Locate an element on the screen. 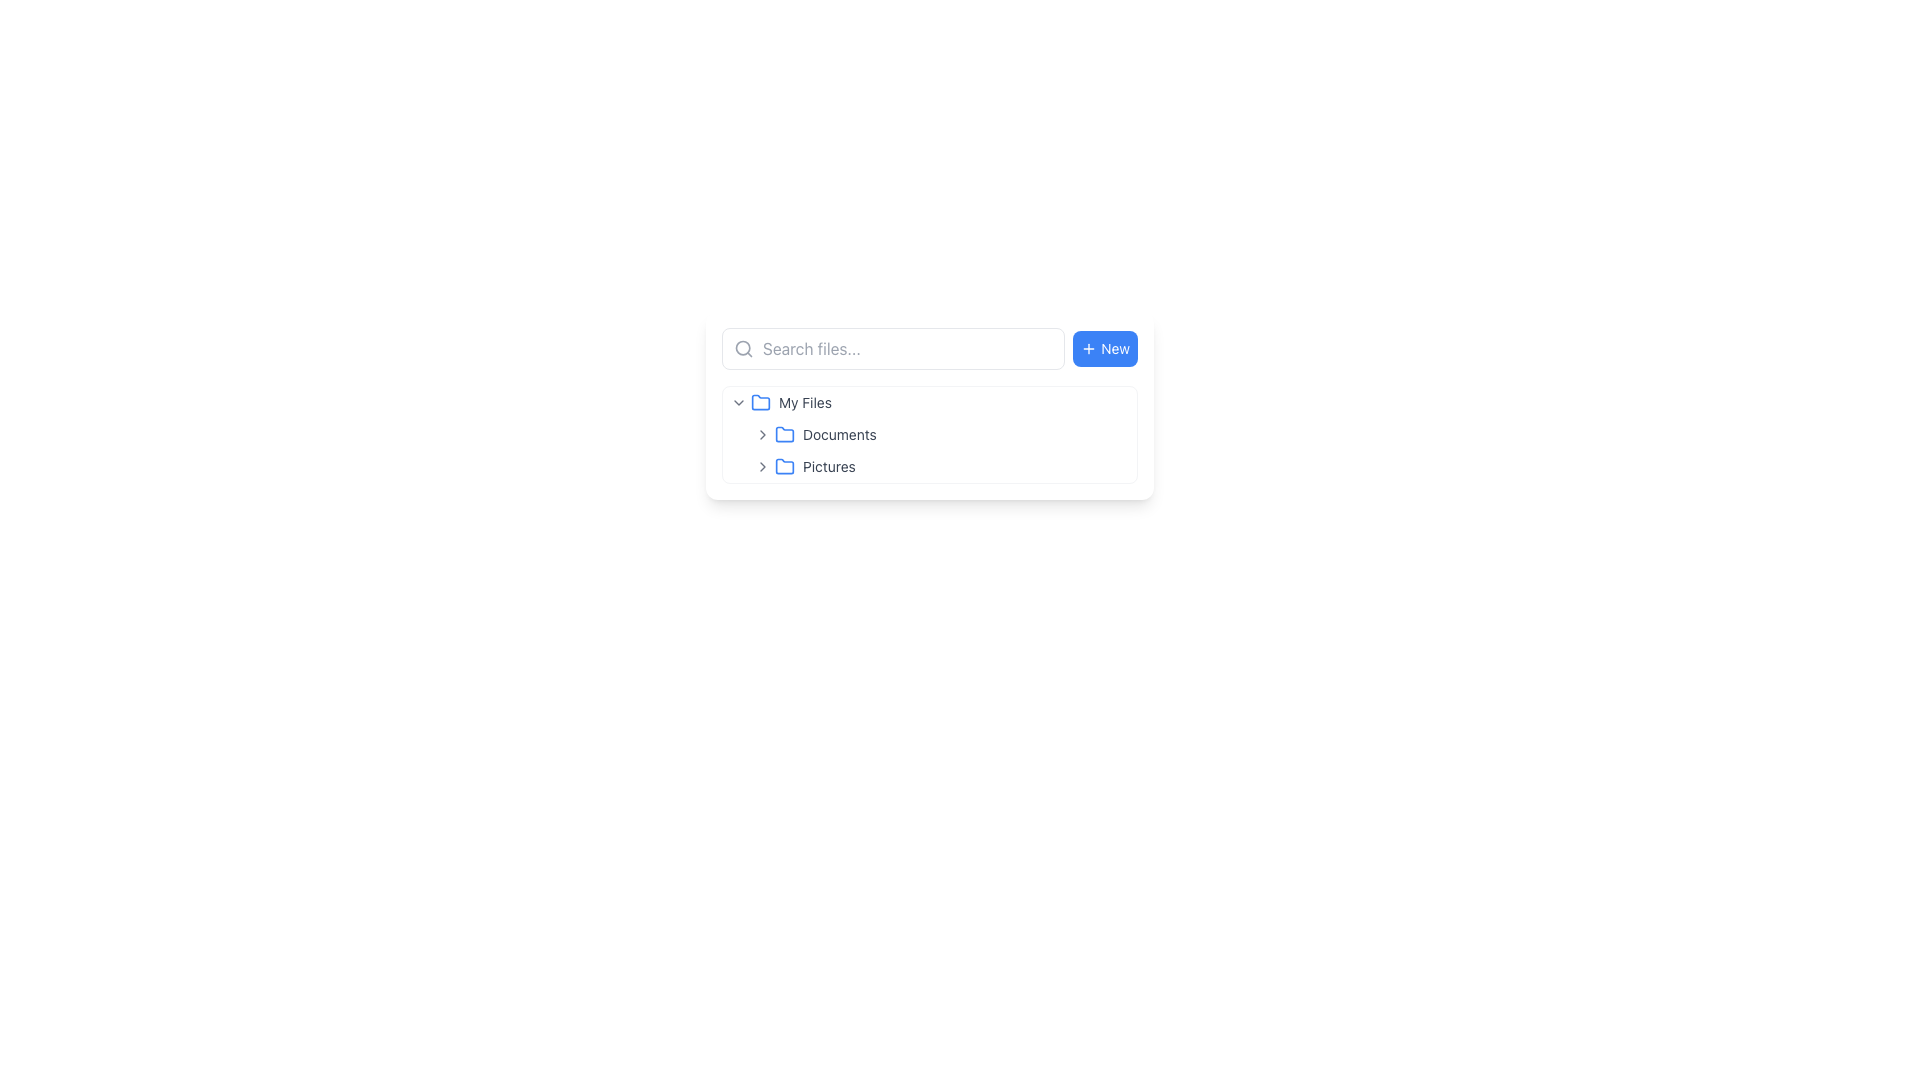 This screenshot has width=1920, height=1080. the blue vector graphic of the folder icon located to the left of the 'My Files' text label in the file hierarchy panel is located at coordinates (784, 433).